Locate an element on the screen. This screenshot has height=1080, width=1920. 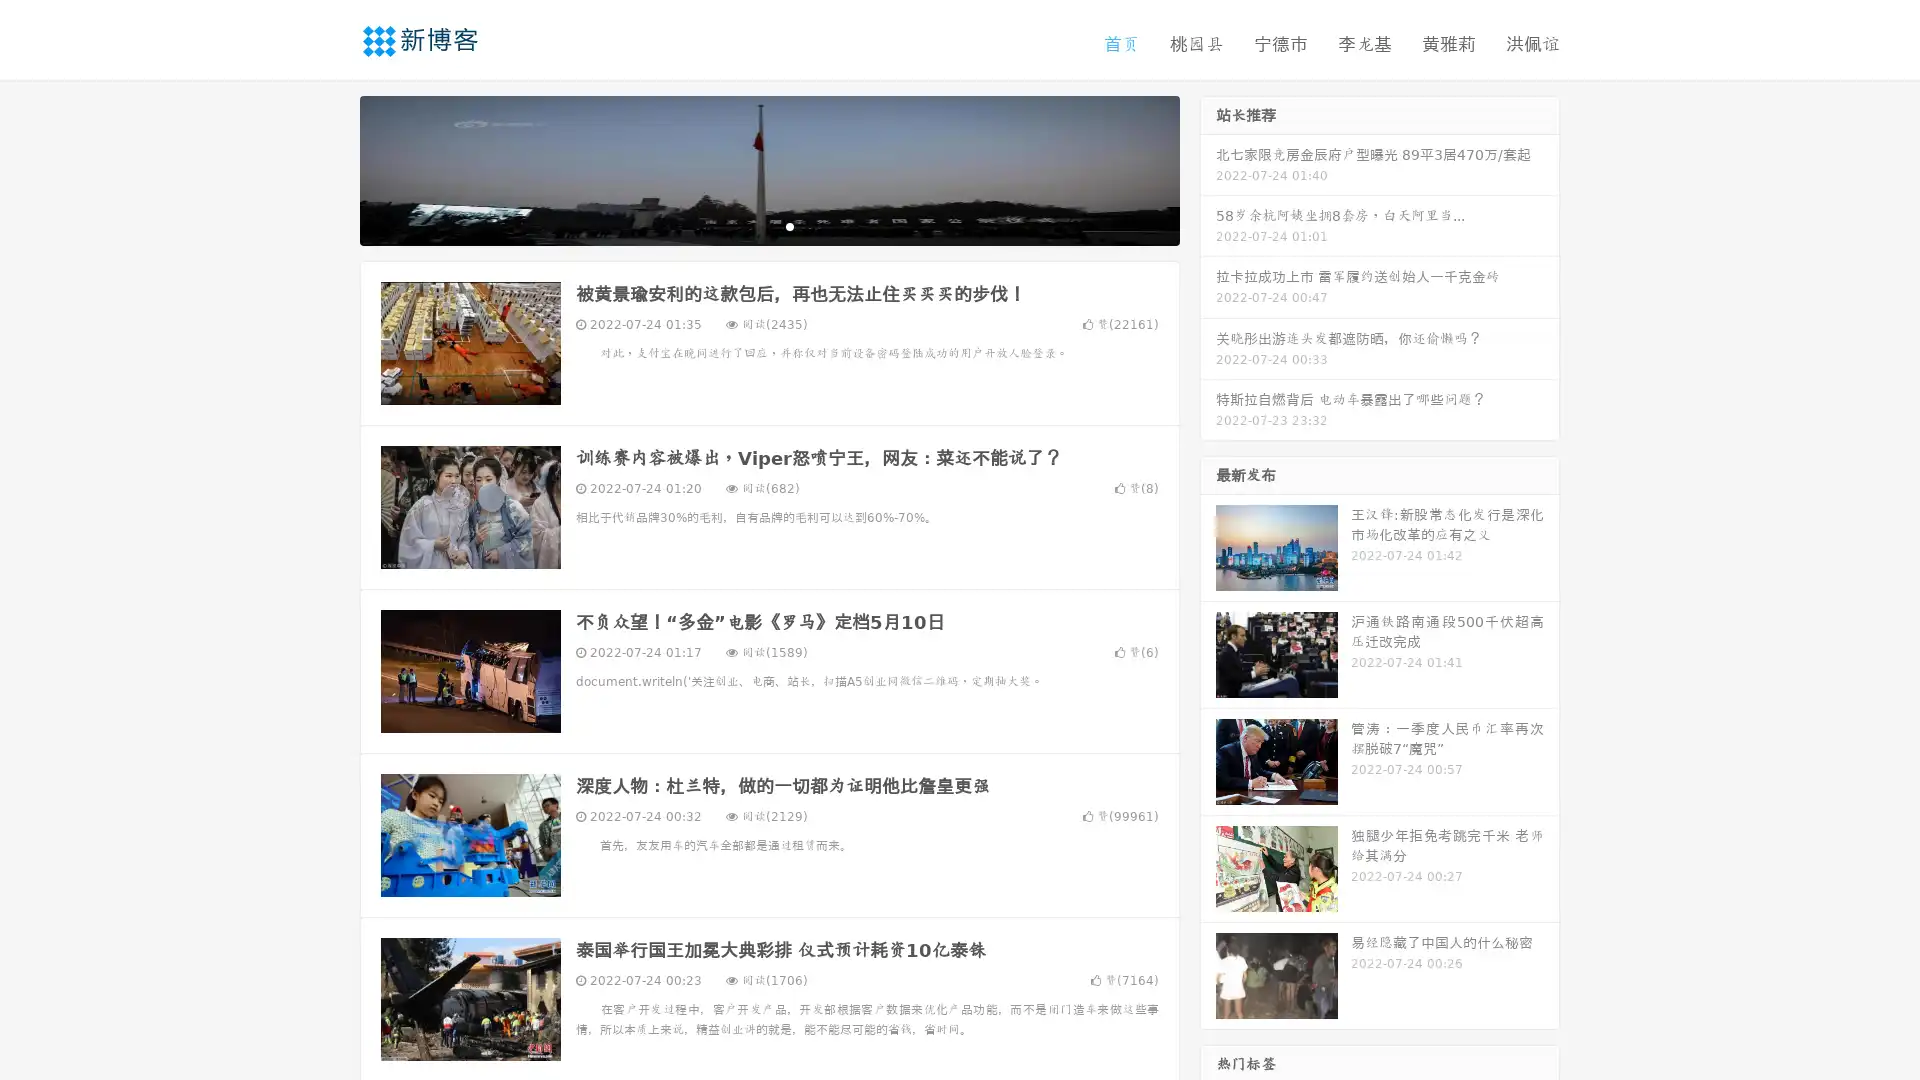
Go to slide 1 is located at coordinates (748, 225).